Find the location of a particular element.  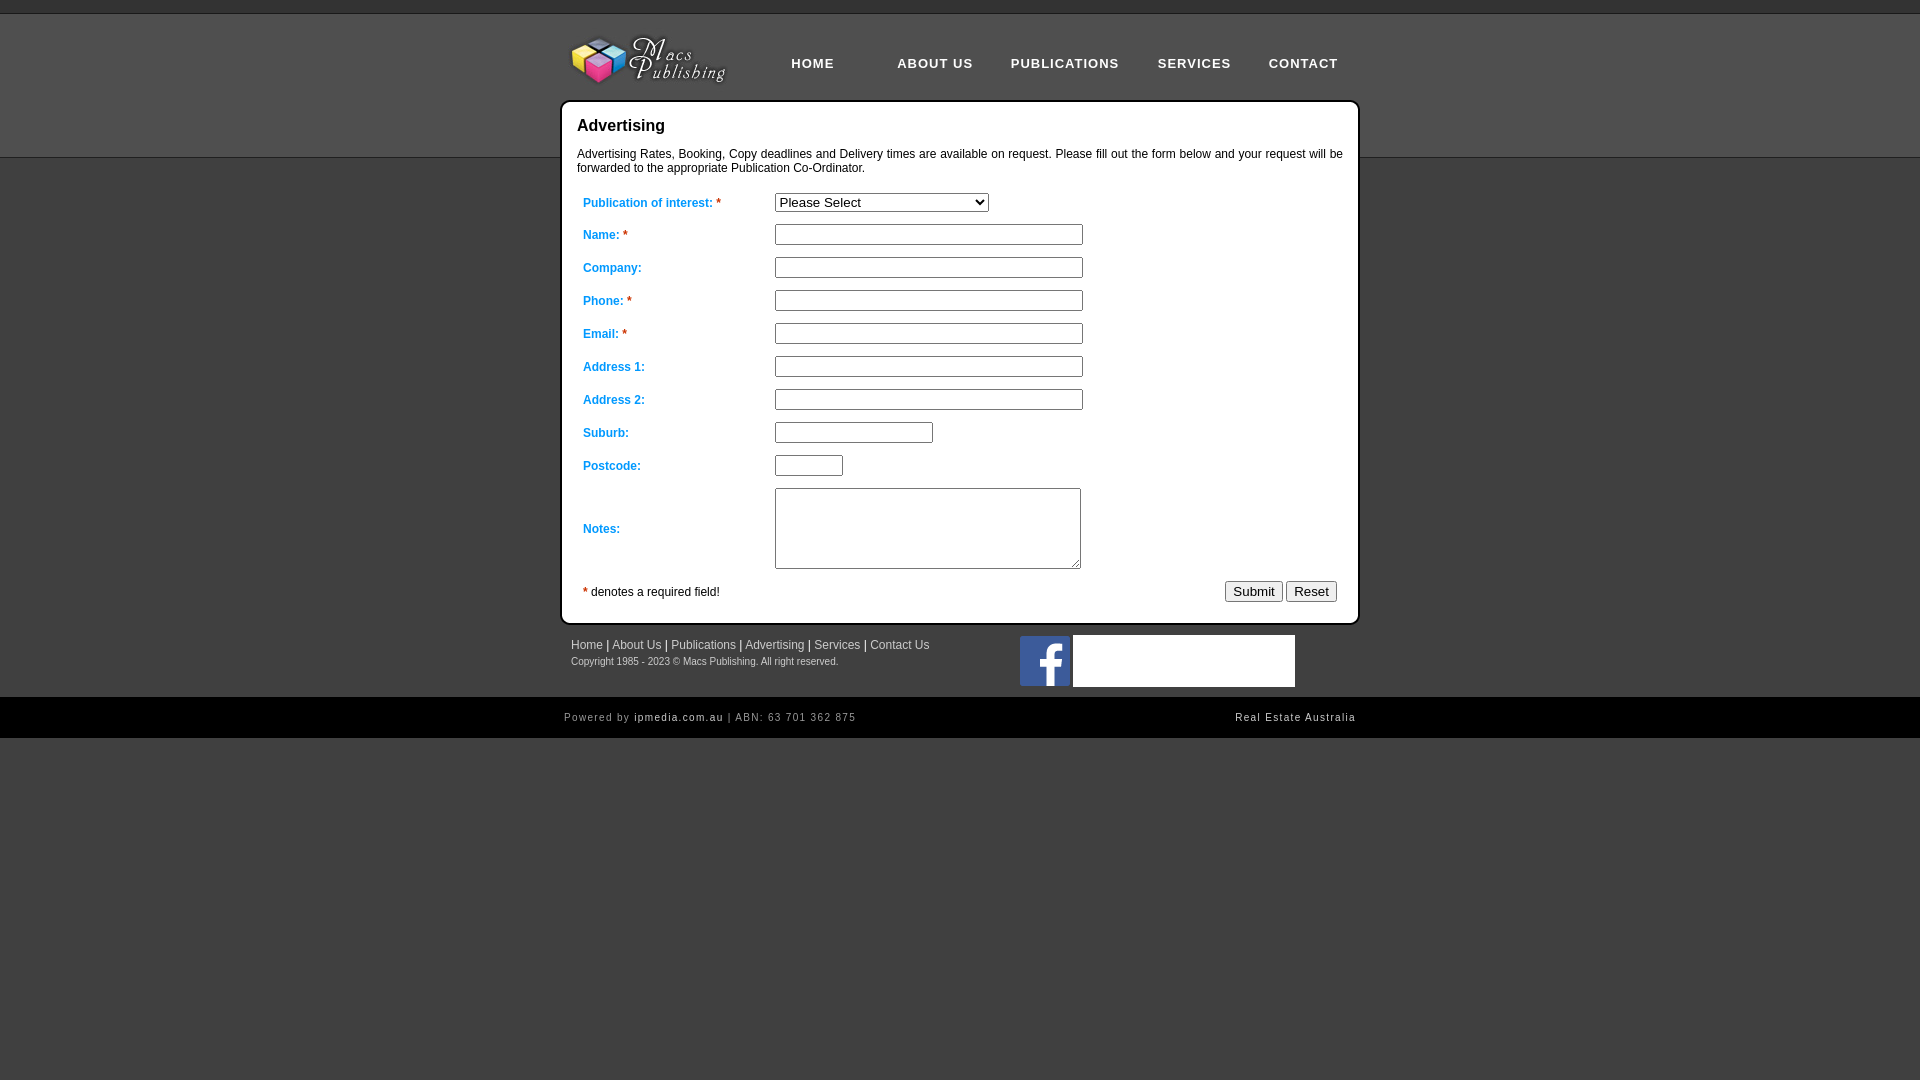

'Visit Macs Publishing on Facebook' is located at coordinates (1044, 681).